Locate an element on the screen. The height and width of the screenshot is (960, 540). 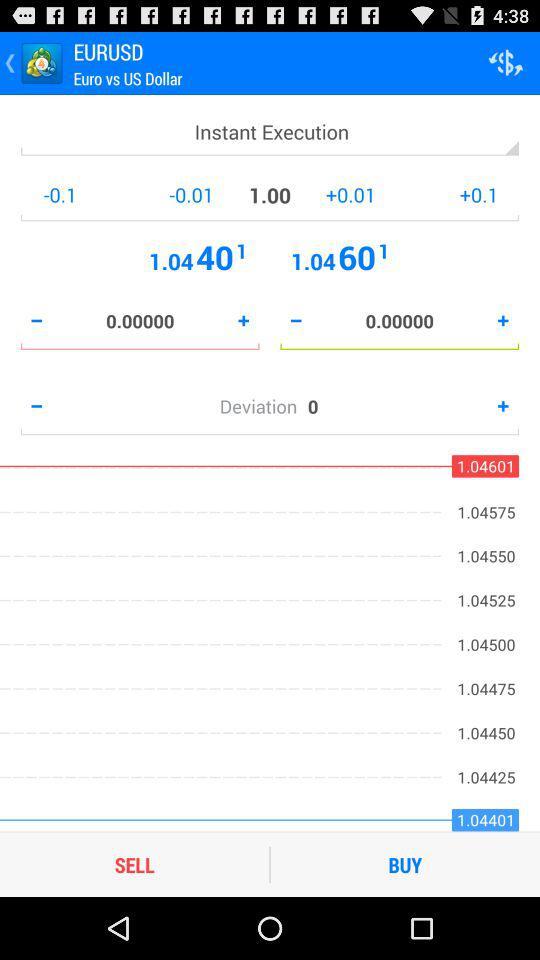
icon next to the 0 icon is located at coordinates (263, 405).